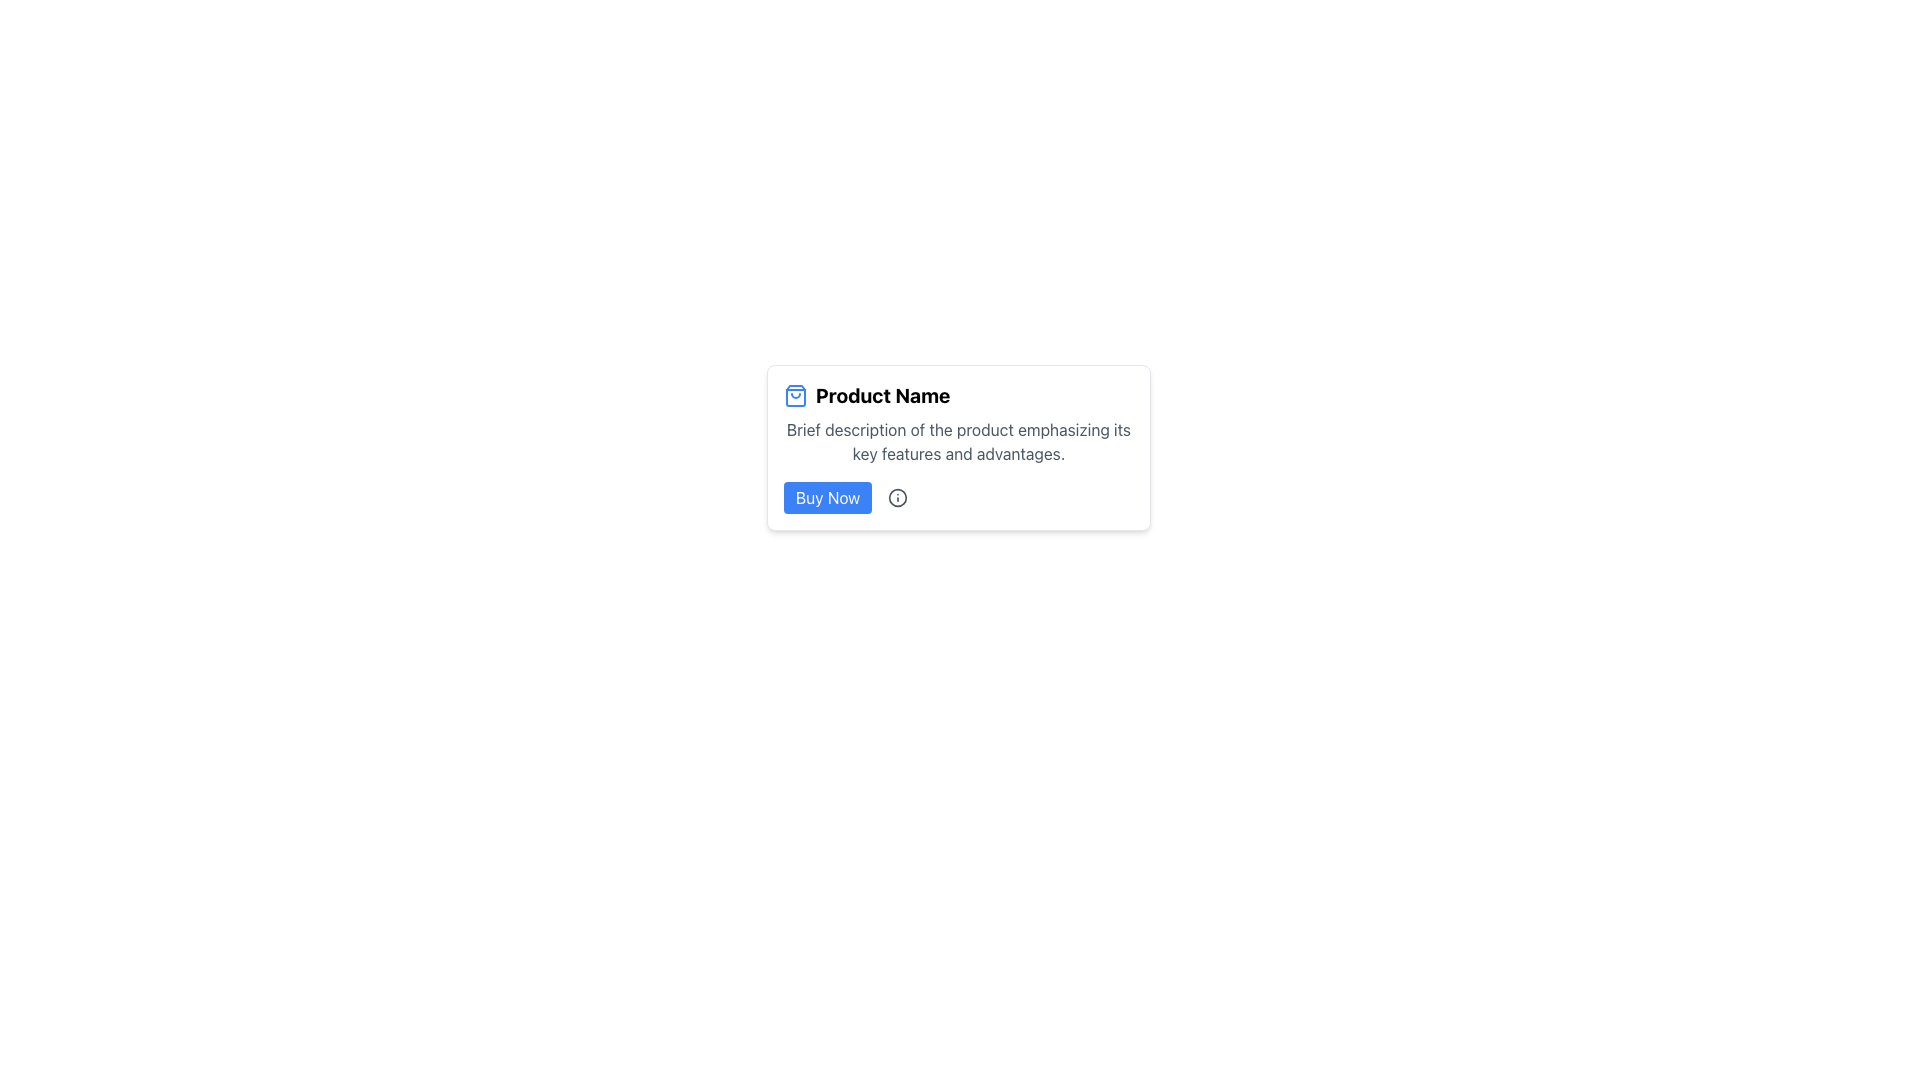 The width and height of the screenshot is (1920, 1080). What do you see at coordinates (896, 496) in the screenshot?
I see `the icon that provides additional information about the product, located to the right of the 'Buy Now' button` at bounding box center [896, 496].